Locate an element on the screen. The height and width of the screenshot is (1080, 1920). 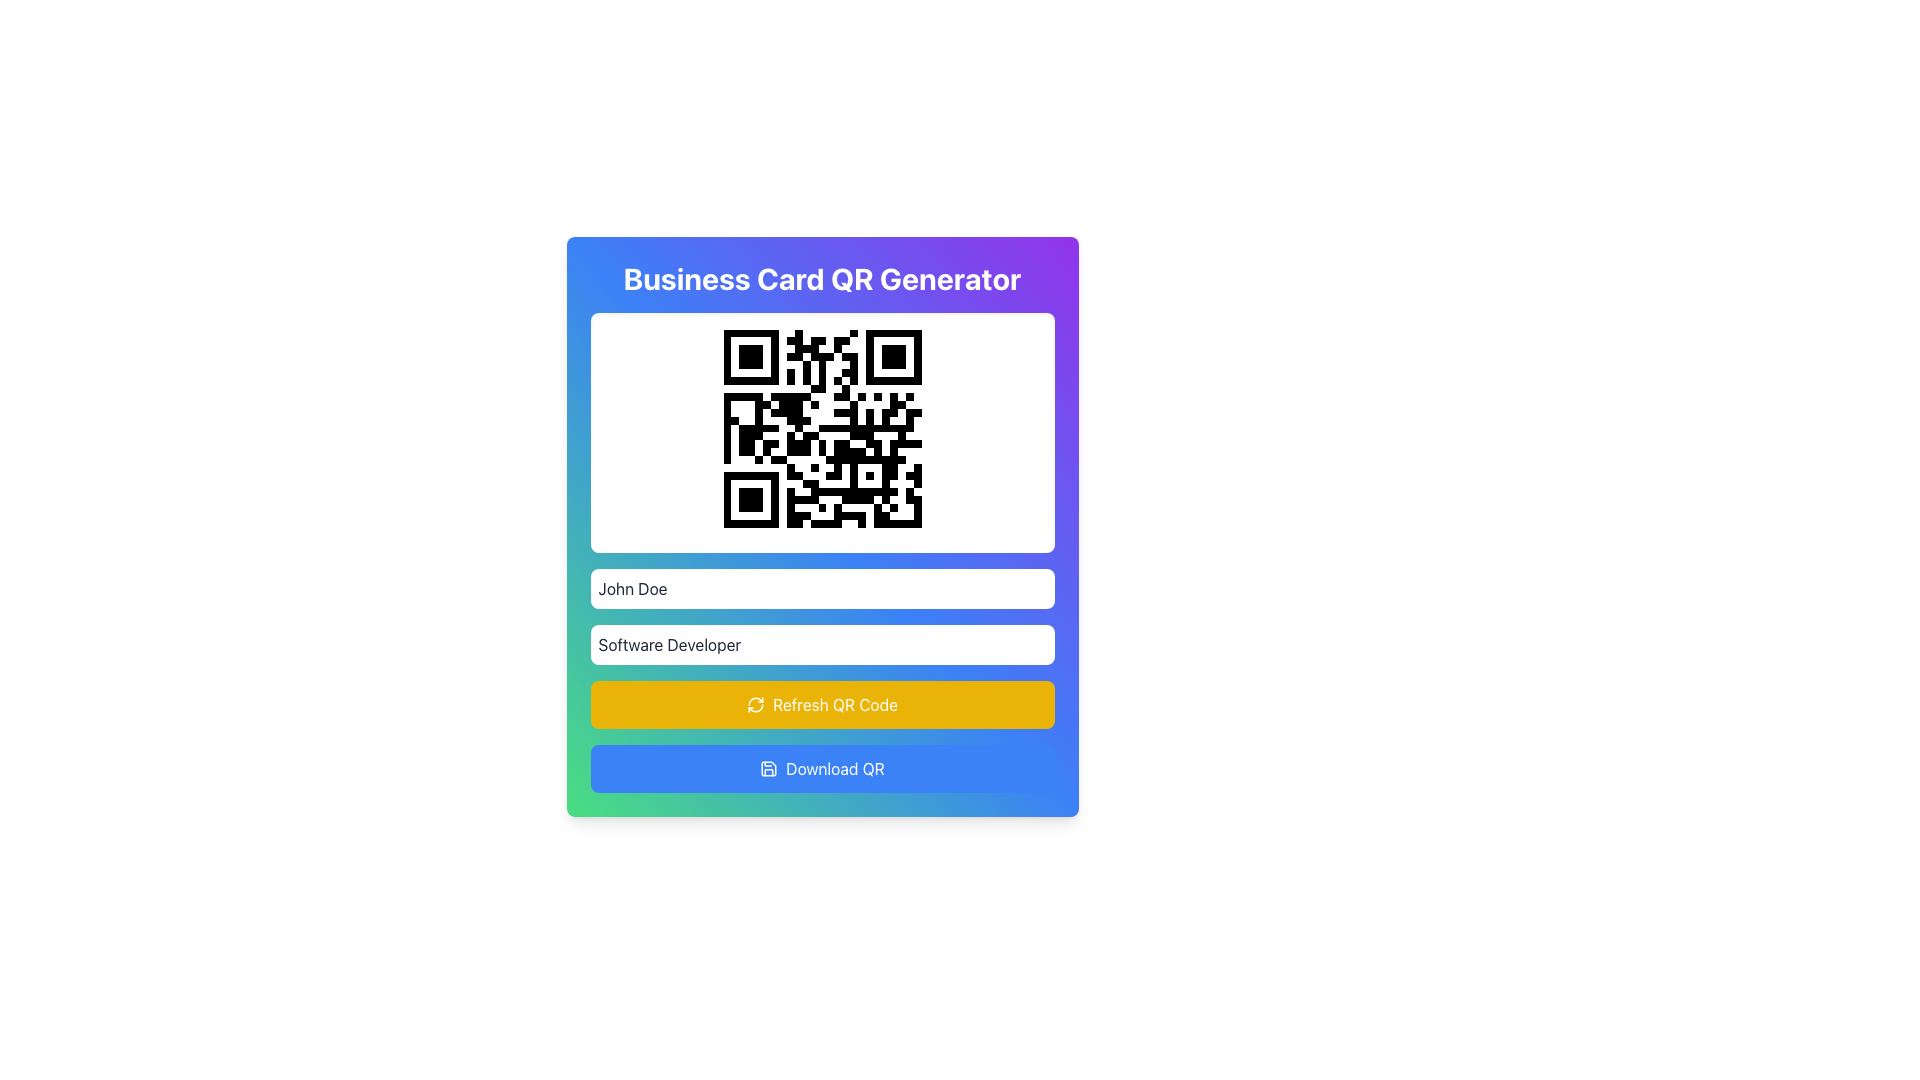
the download button for the QR code, located below the 'Refresh QR Code' button is located at coordinates (822, 767).